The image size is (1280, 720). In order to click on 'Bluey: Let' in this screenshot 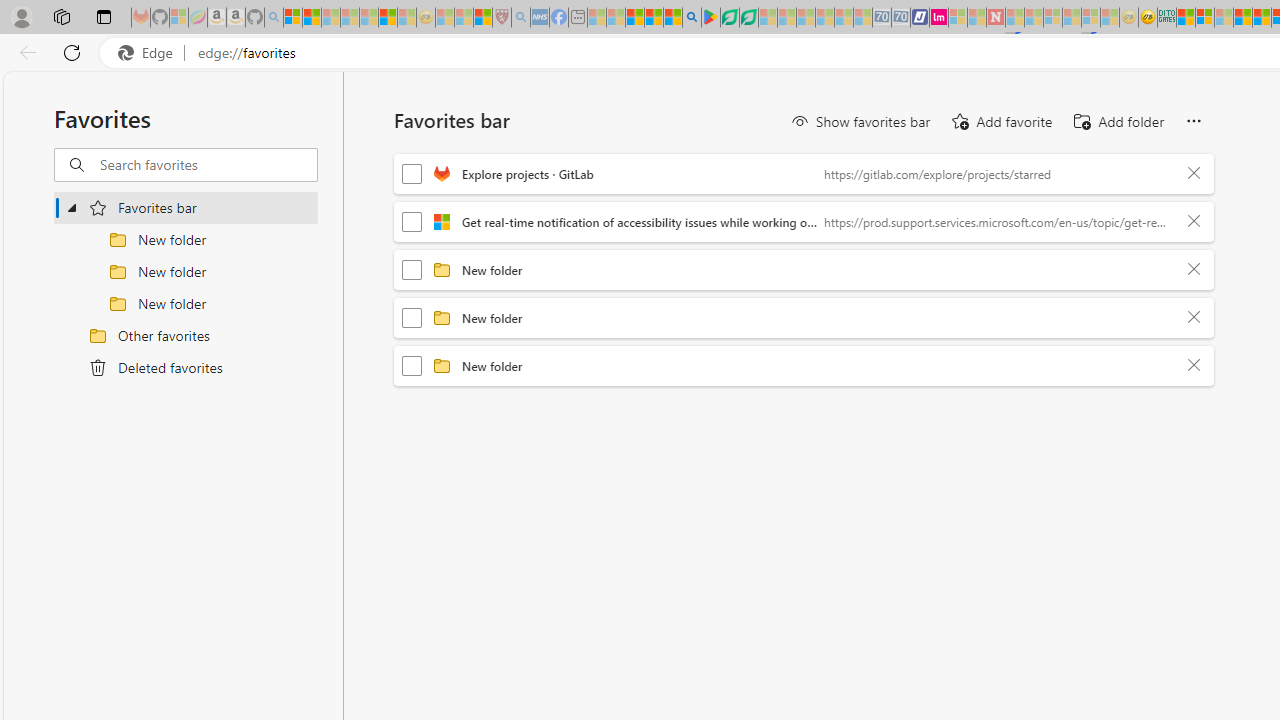, I will do `click(711, 17)`.